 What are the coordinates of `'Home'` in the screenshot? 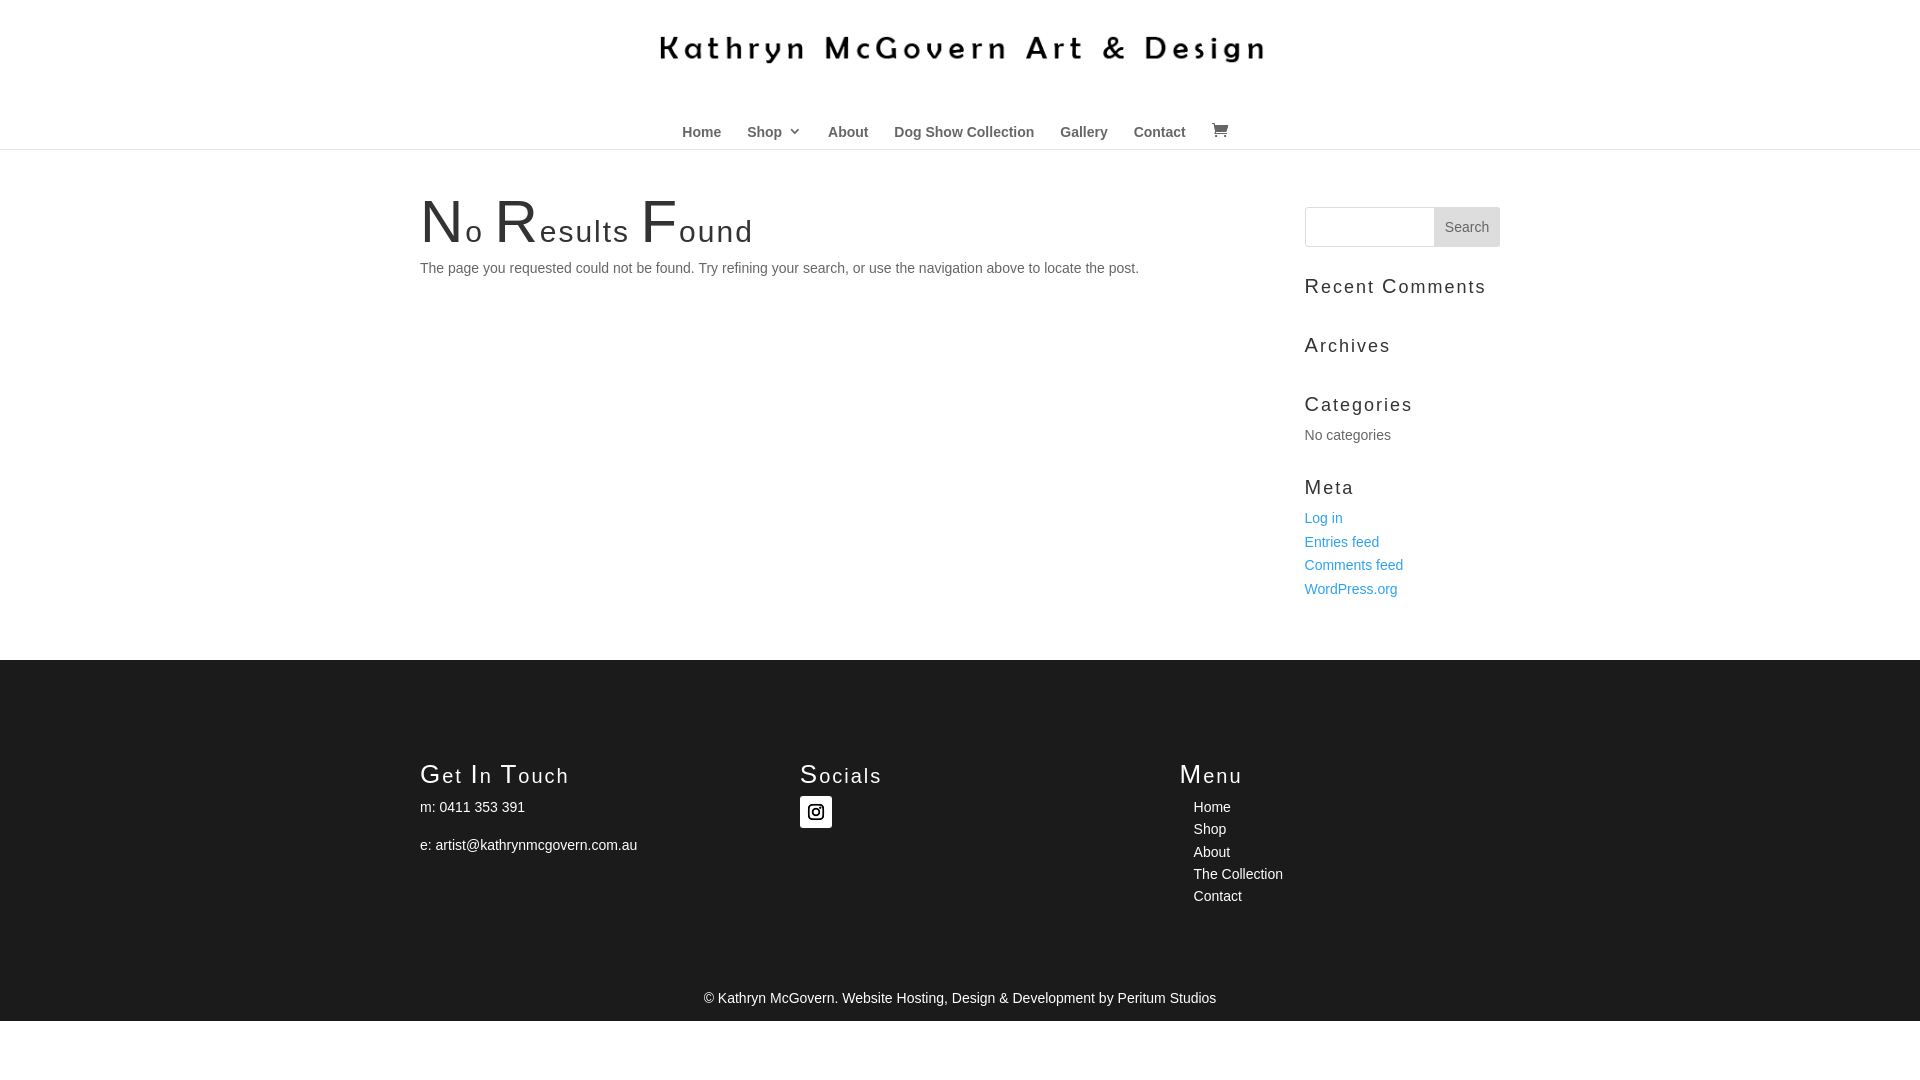 It's located at (701, 124).